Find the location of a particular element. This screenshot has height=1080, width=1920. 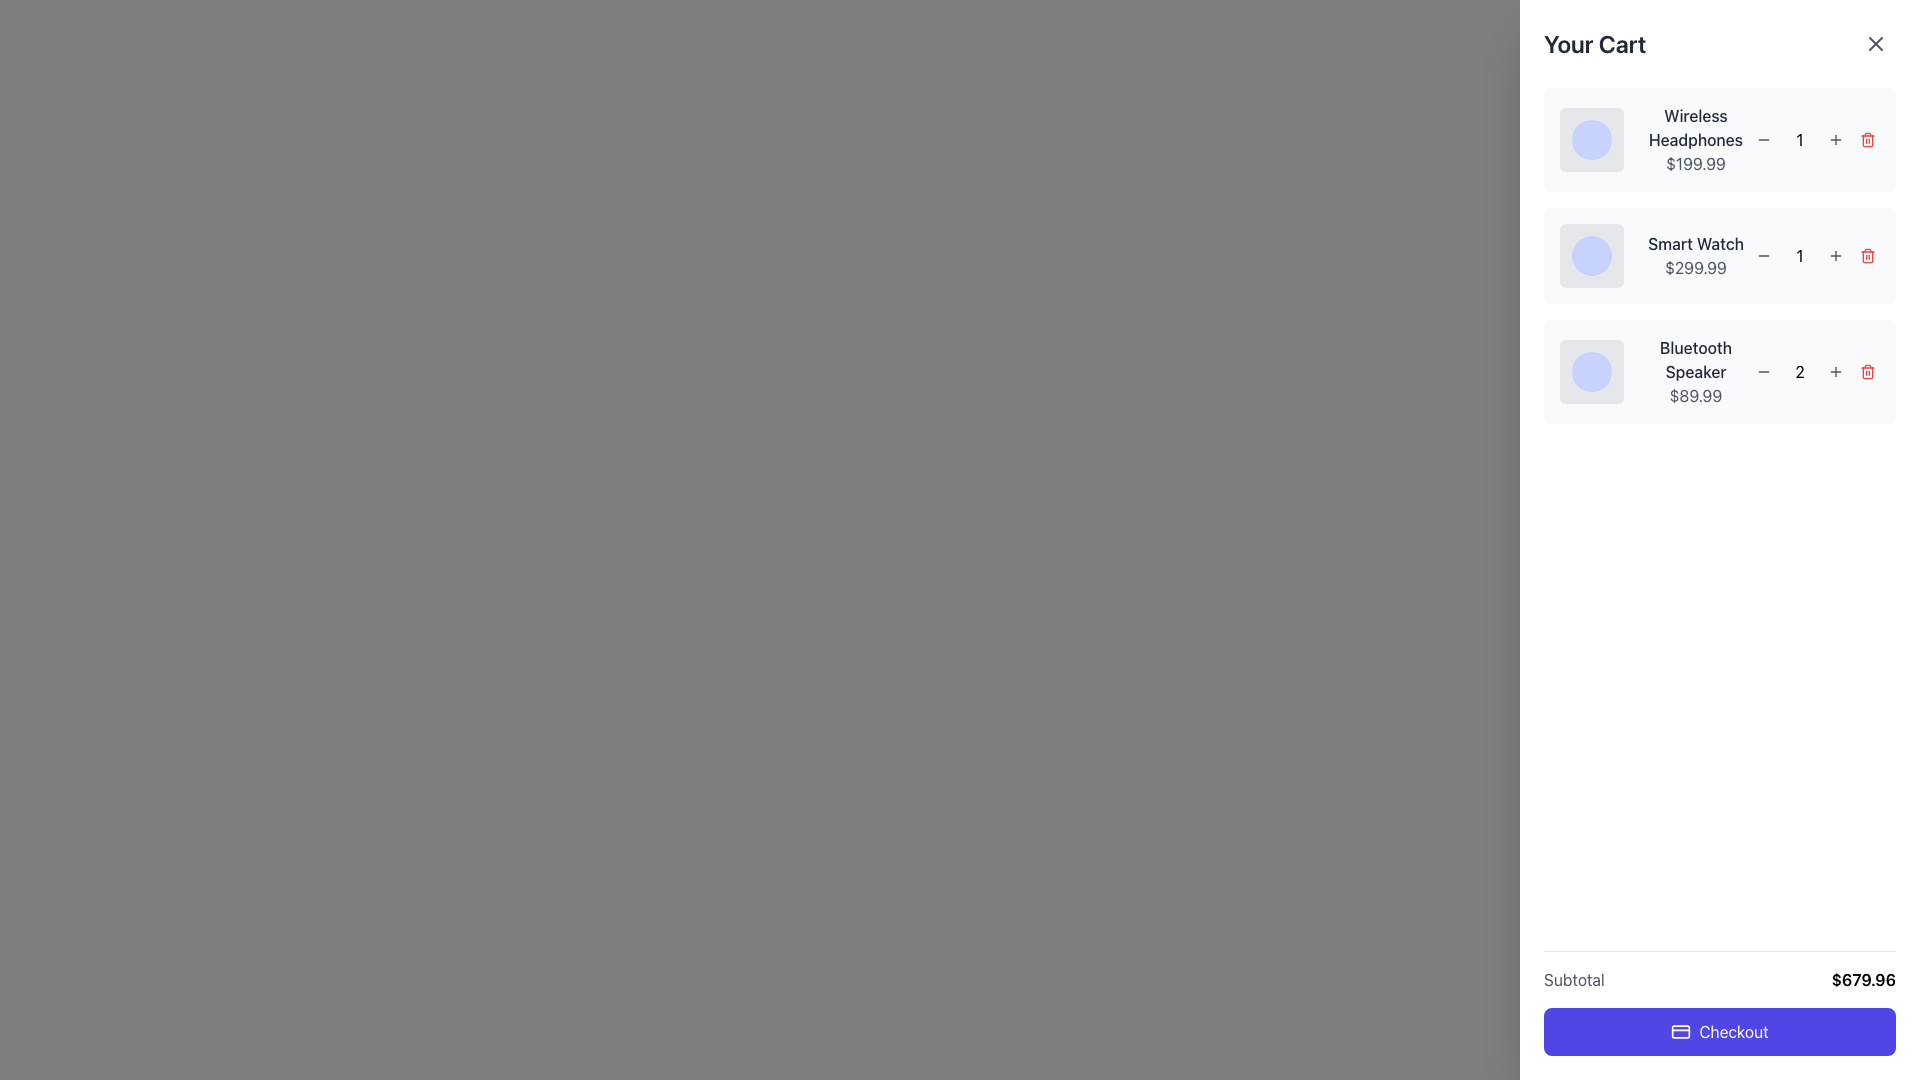

the vibrant indigo 'Checkout' button with white text, located at the bottom right of the panel, to observe its hover styling is located at coordinates (1718, 1032).